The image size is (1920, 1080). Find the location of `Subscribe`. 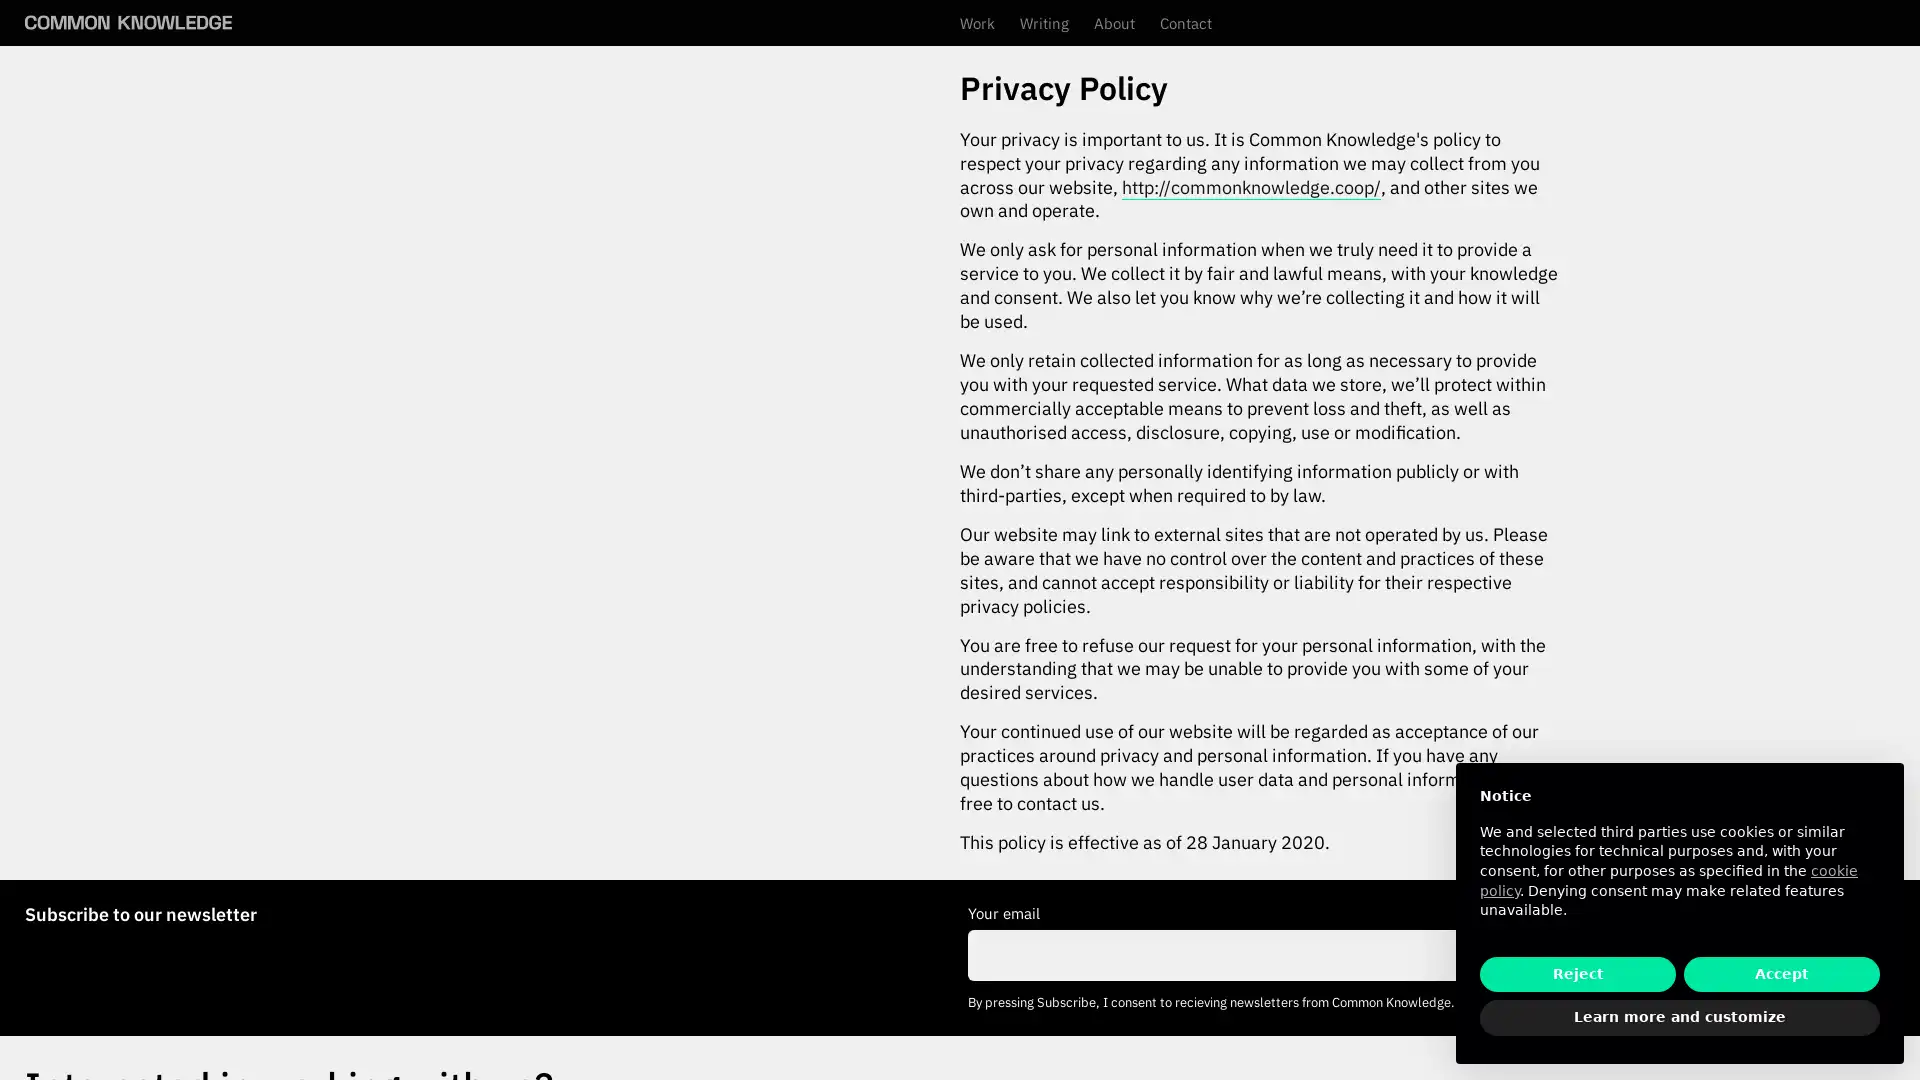

Subscribe is located at coordinates (1834, 954).